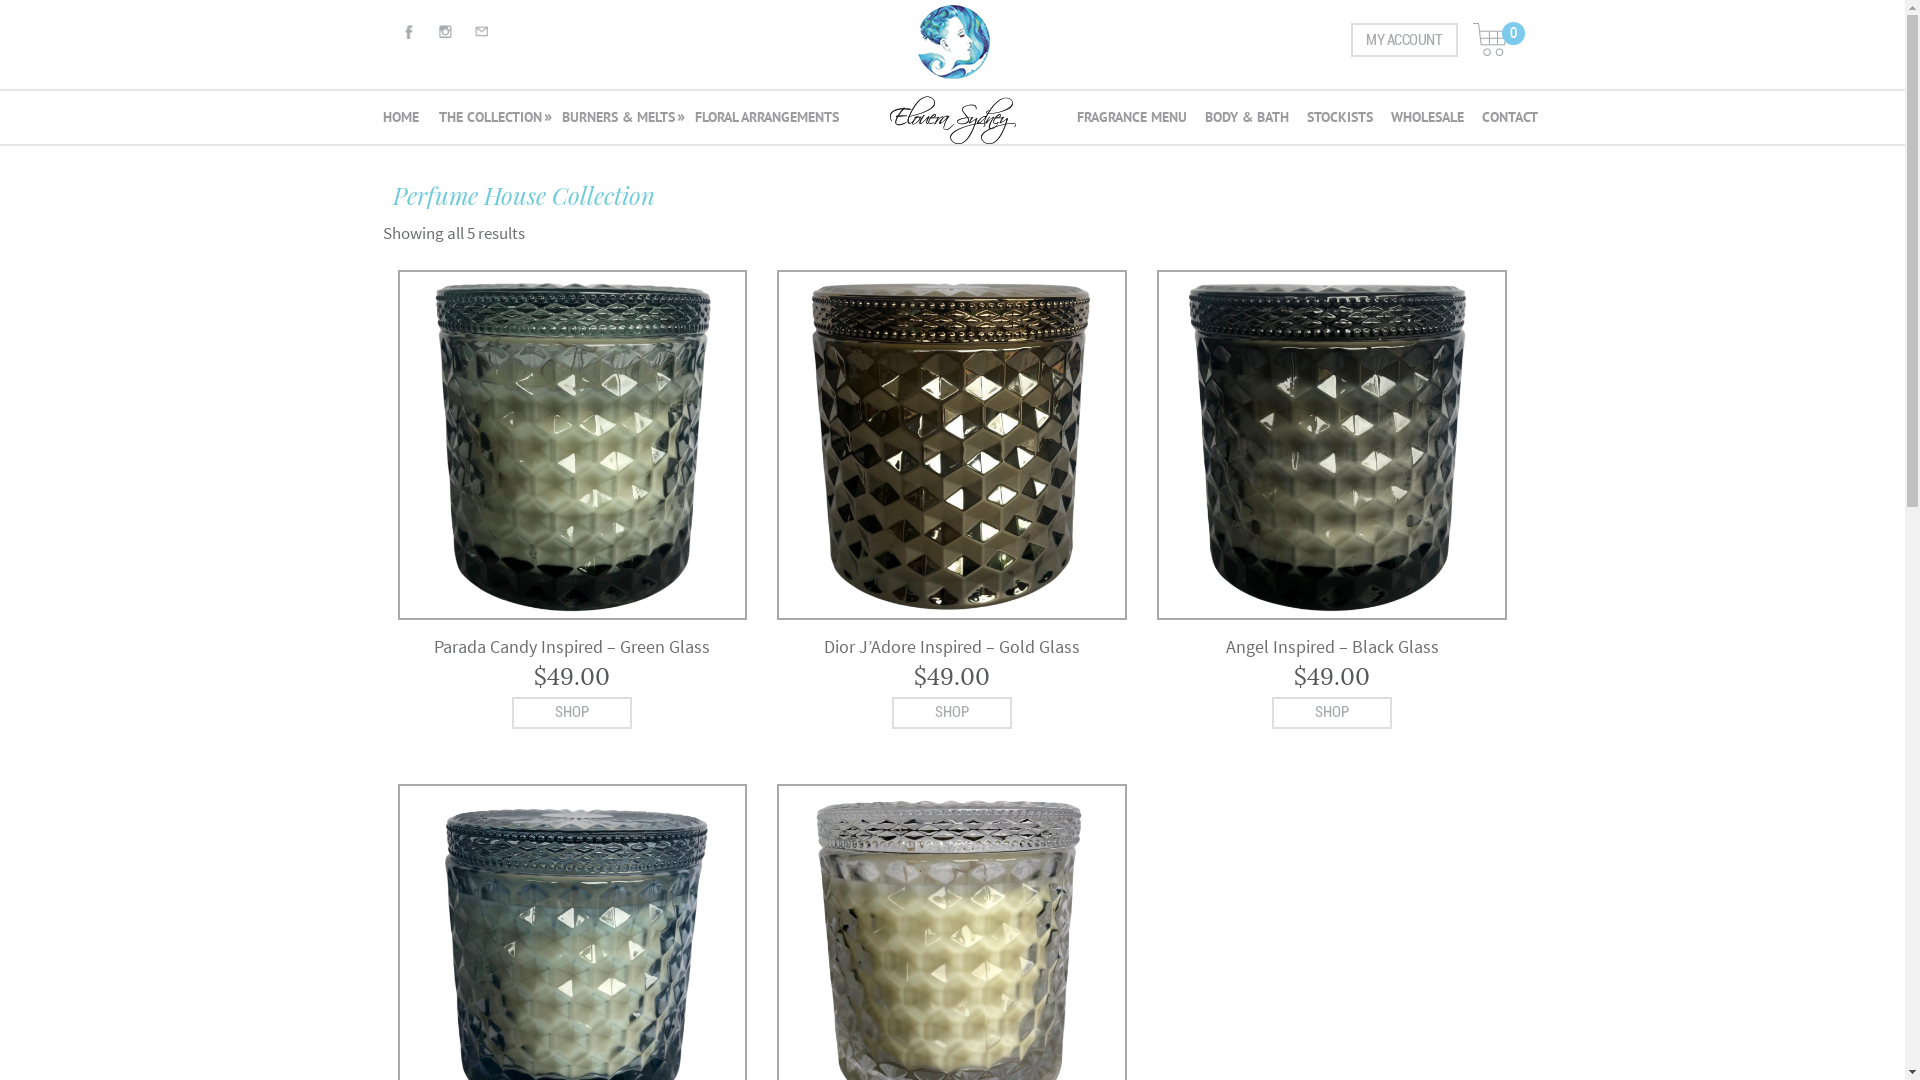  Describe the element at coordinates (556, 119) in the screenshot. I see `'BURNERS & MELTS'` at that location.